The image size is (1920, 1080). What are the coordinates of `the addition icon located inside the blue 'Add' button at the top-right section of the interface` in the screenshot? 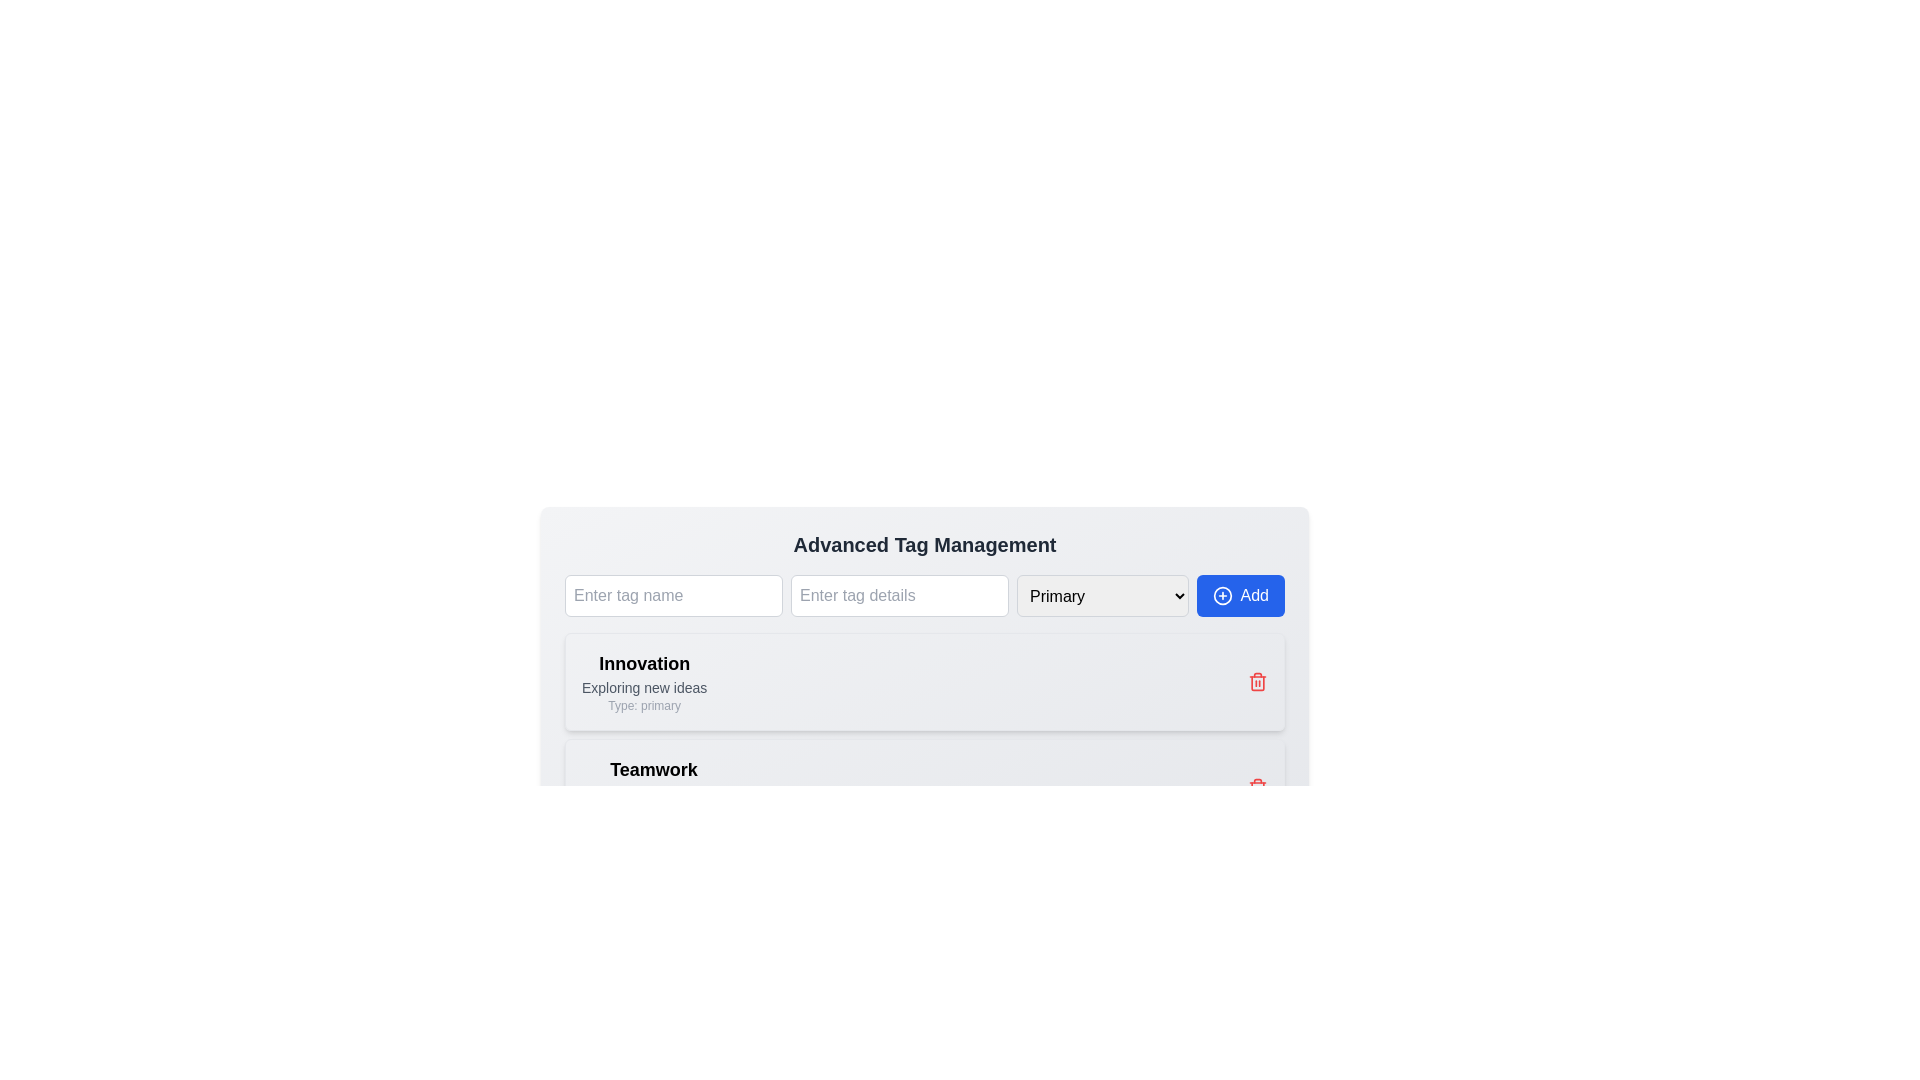 It's located at (1221, 595).